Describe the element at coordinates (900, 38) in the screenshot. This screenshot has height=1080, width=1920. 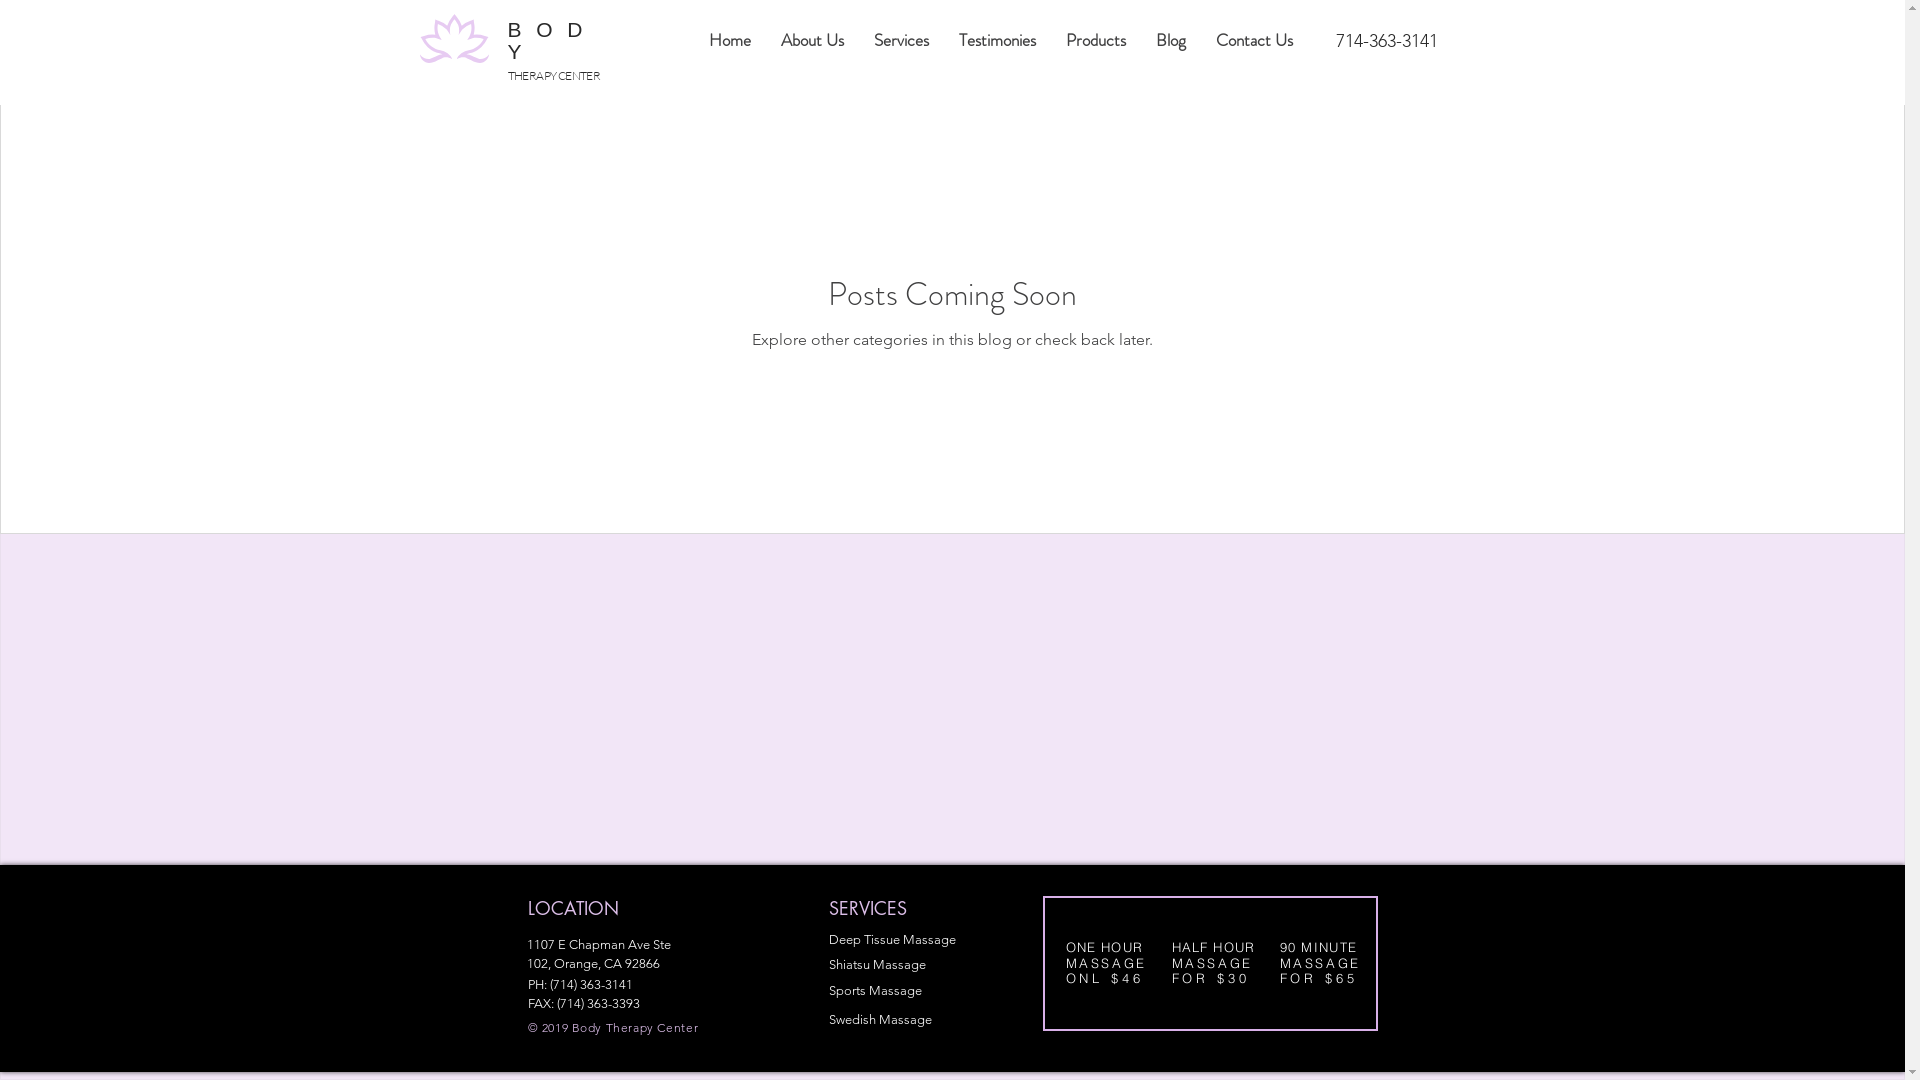
I see `'Services'` at that location.